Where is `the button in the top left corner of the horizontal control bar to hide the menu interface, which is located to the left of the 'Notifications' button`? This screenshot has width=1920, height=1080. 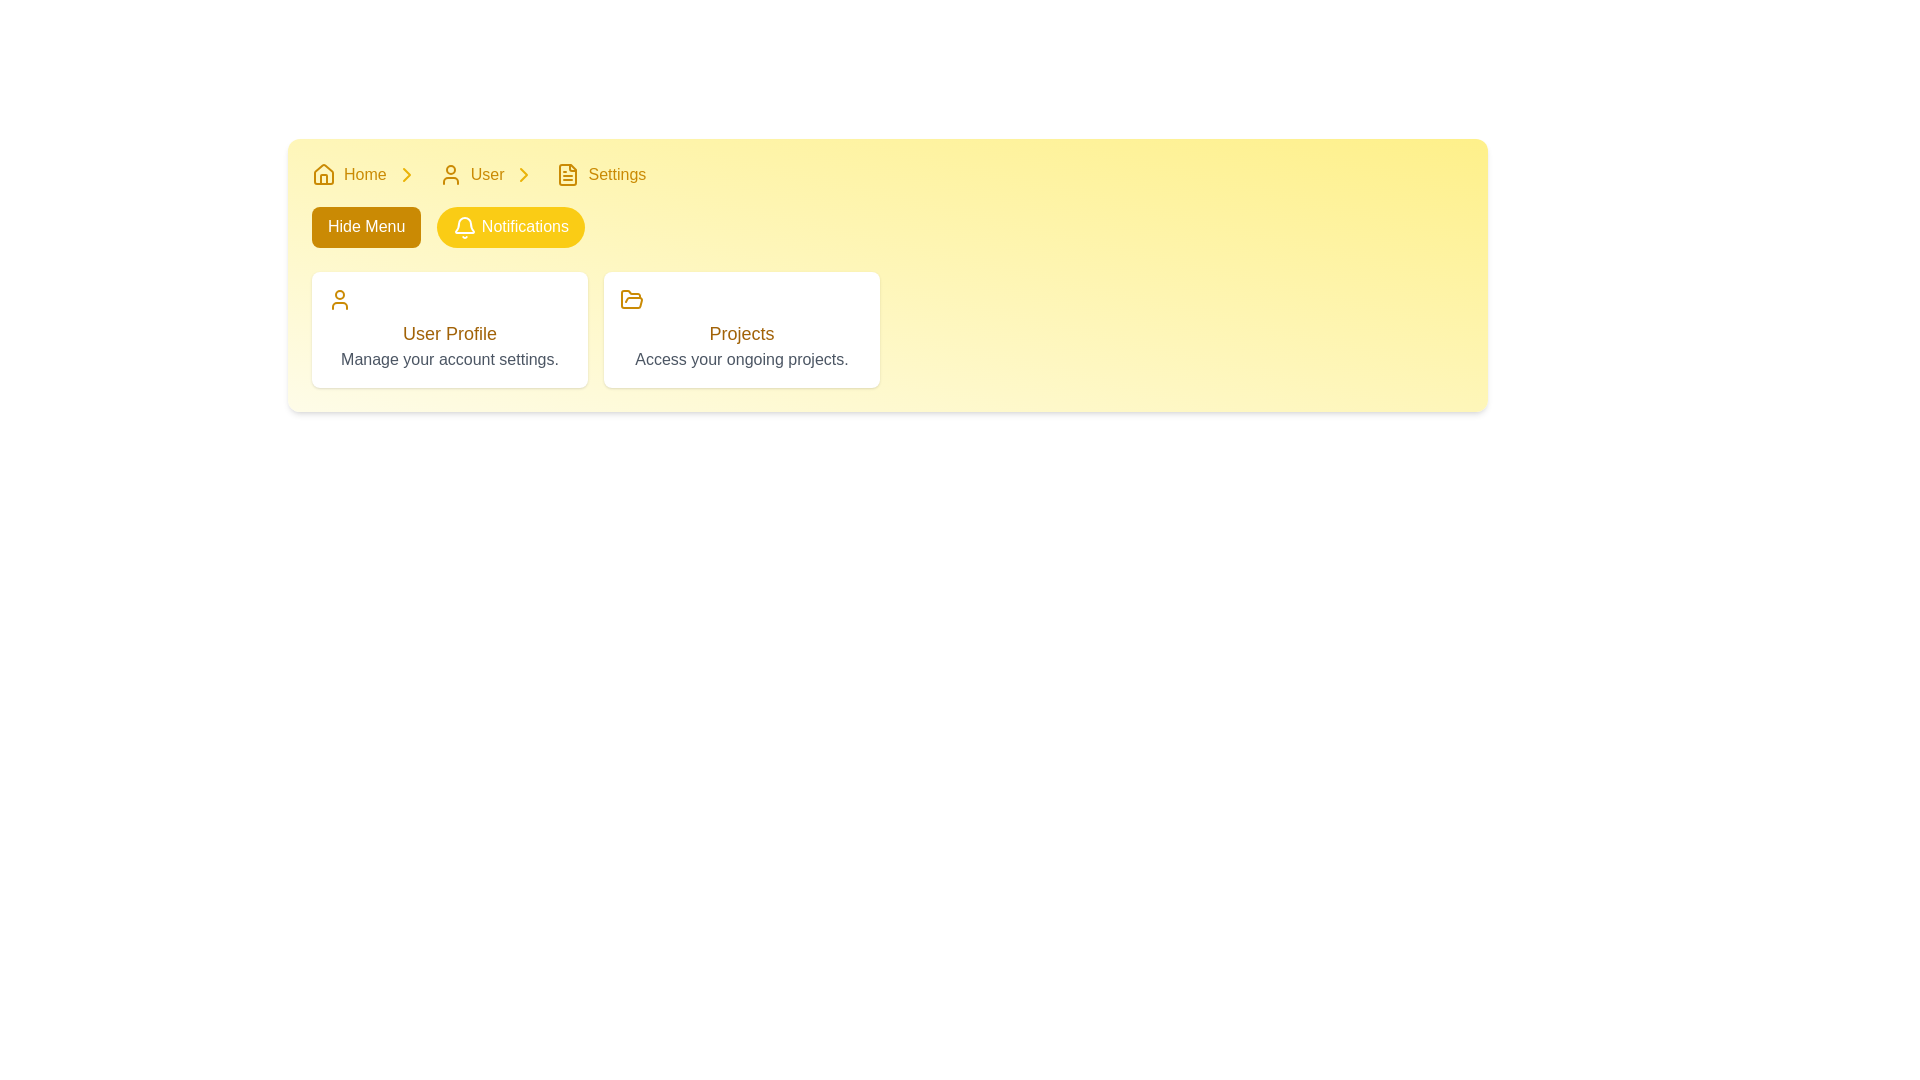
the button in the top left corner of the horizontal control bar to hide the menu interface, which is located to the left of the 'Notifications' button is located at coordinates (366, 226).